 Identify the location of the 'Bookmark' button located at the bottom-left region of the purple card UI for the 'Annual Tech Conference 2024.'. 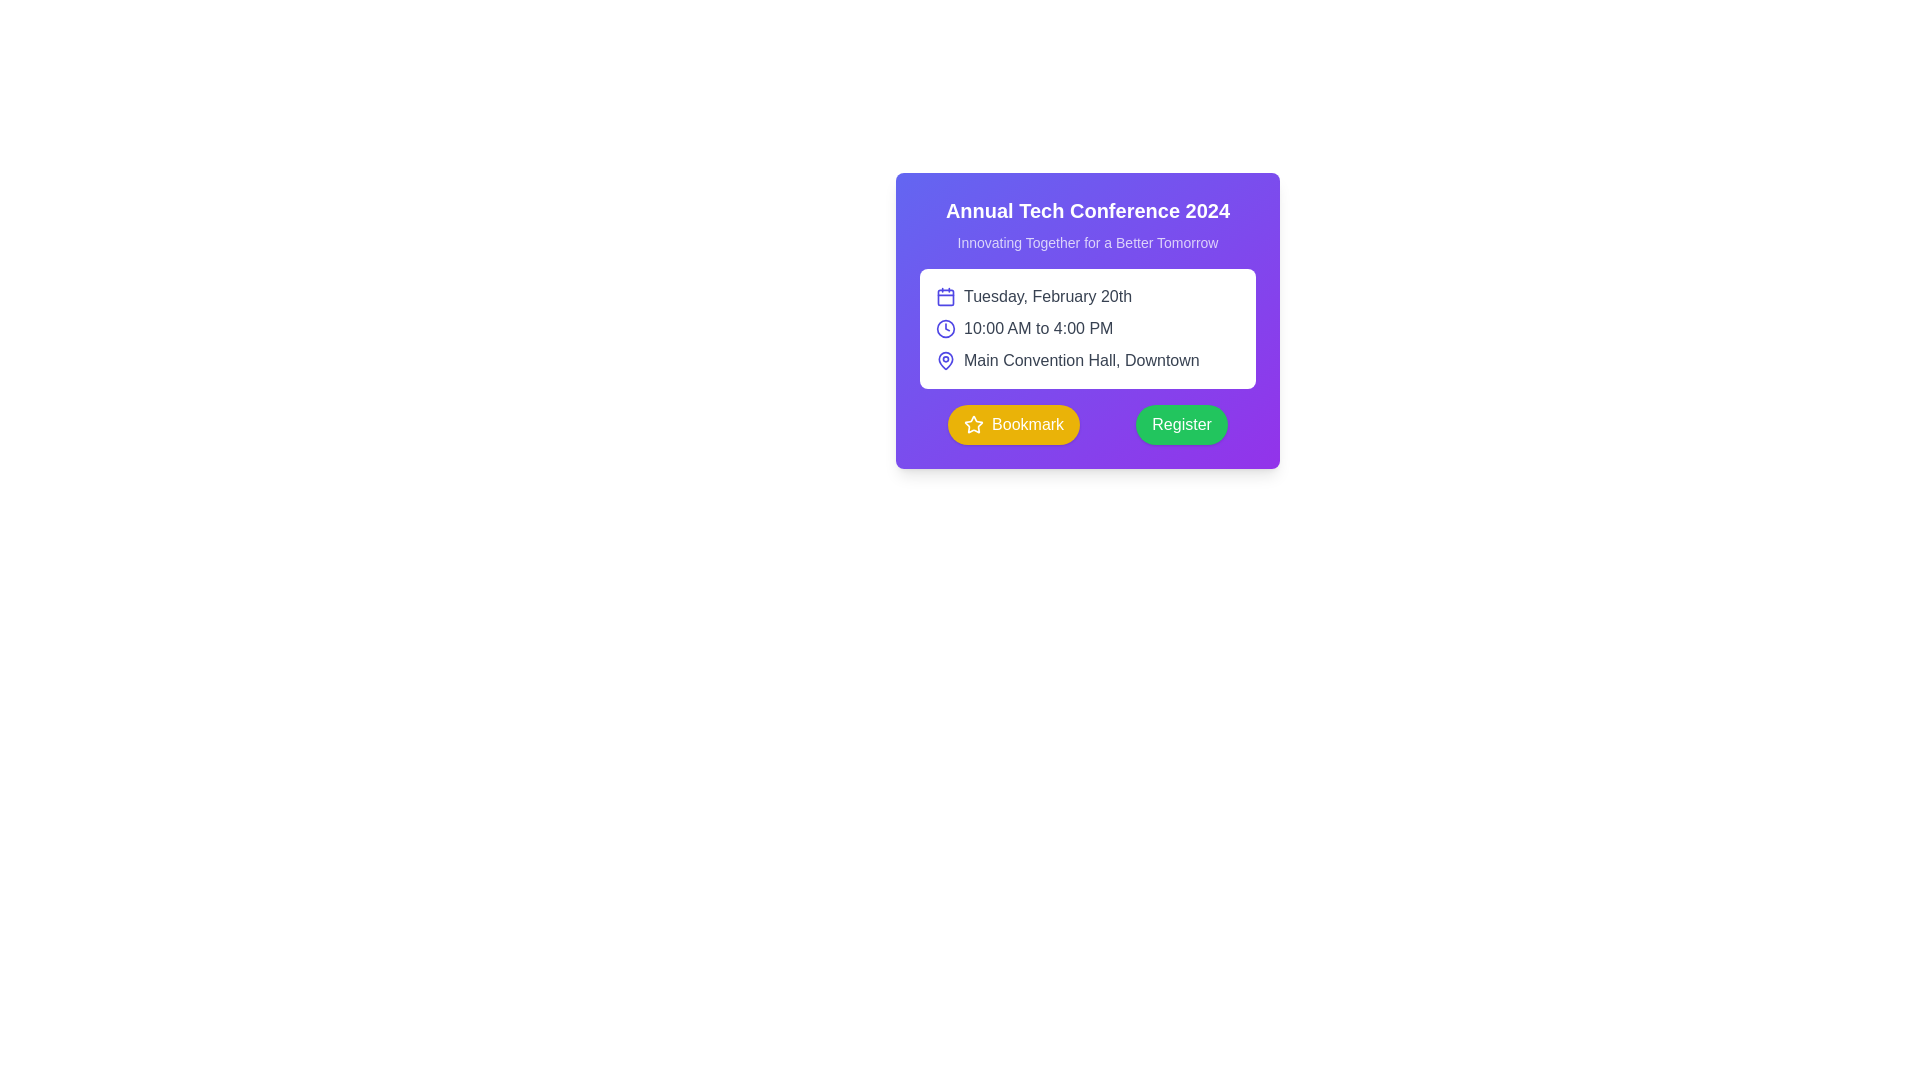
(1027, 423).